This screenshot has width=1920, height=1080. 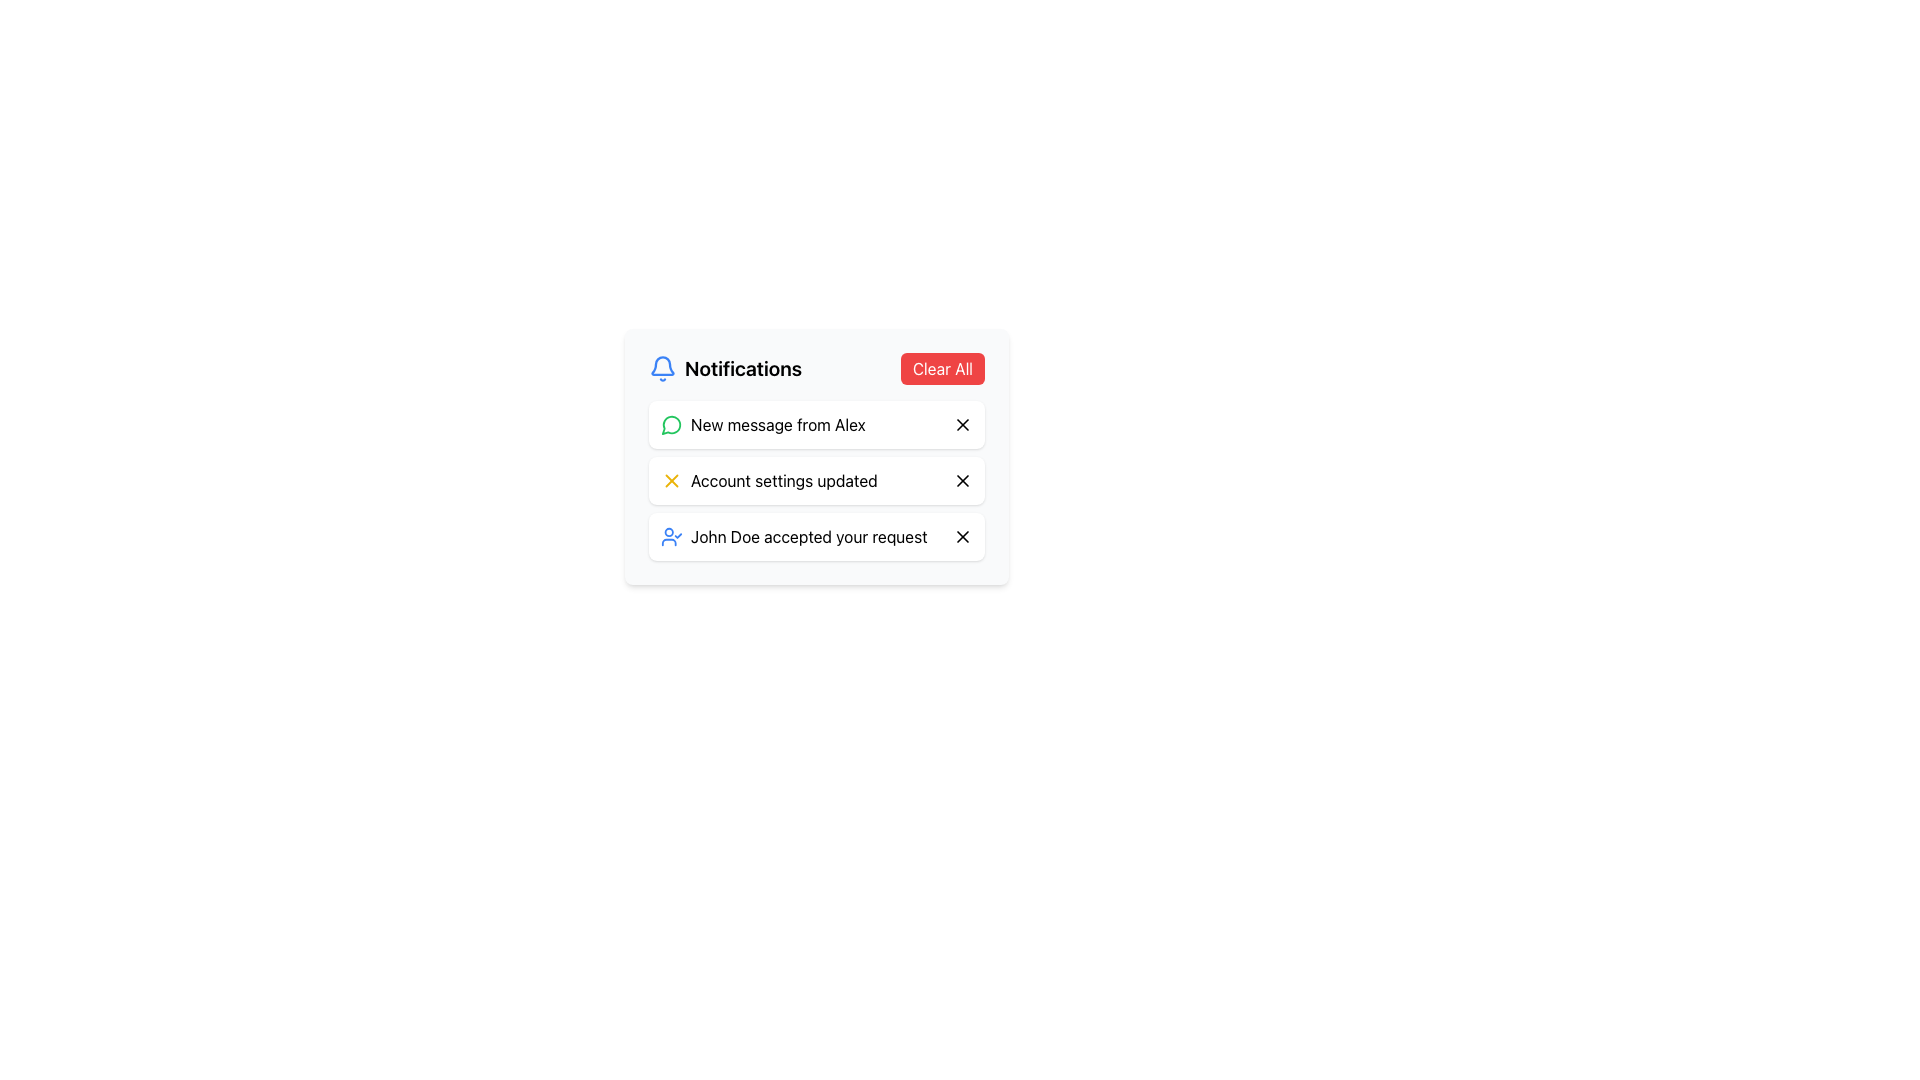 What do you see at coordinates (768, 481) in the screenshot?
I see `text 'Account settings updated' which is styled in black font and accompanied by a yellow icon resembling a close or error symbol, located as the second notification item in the dropdown` at bounding box center [768, 481].